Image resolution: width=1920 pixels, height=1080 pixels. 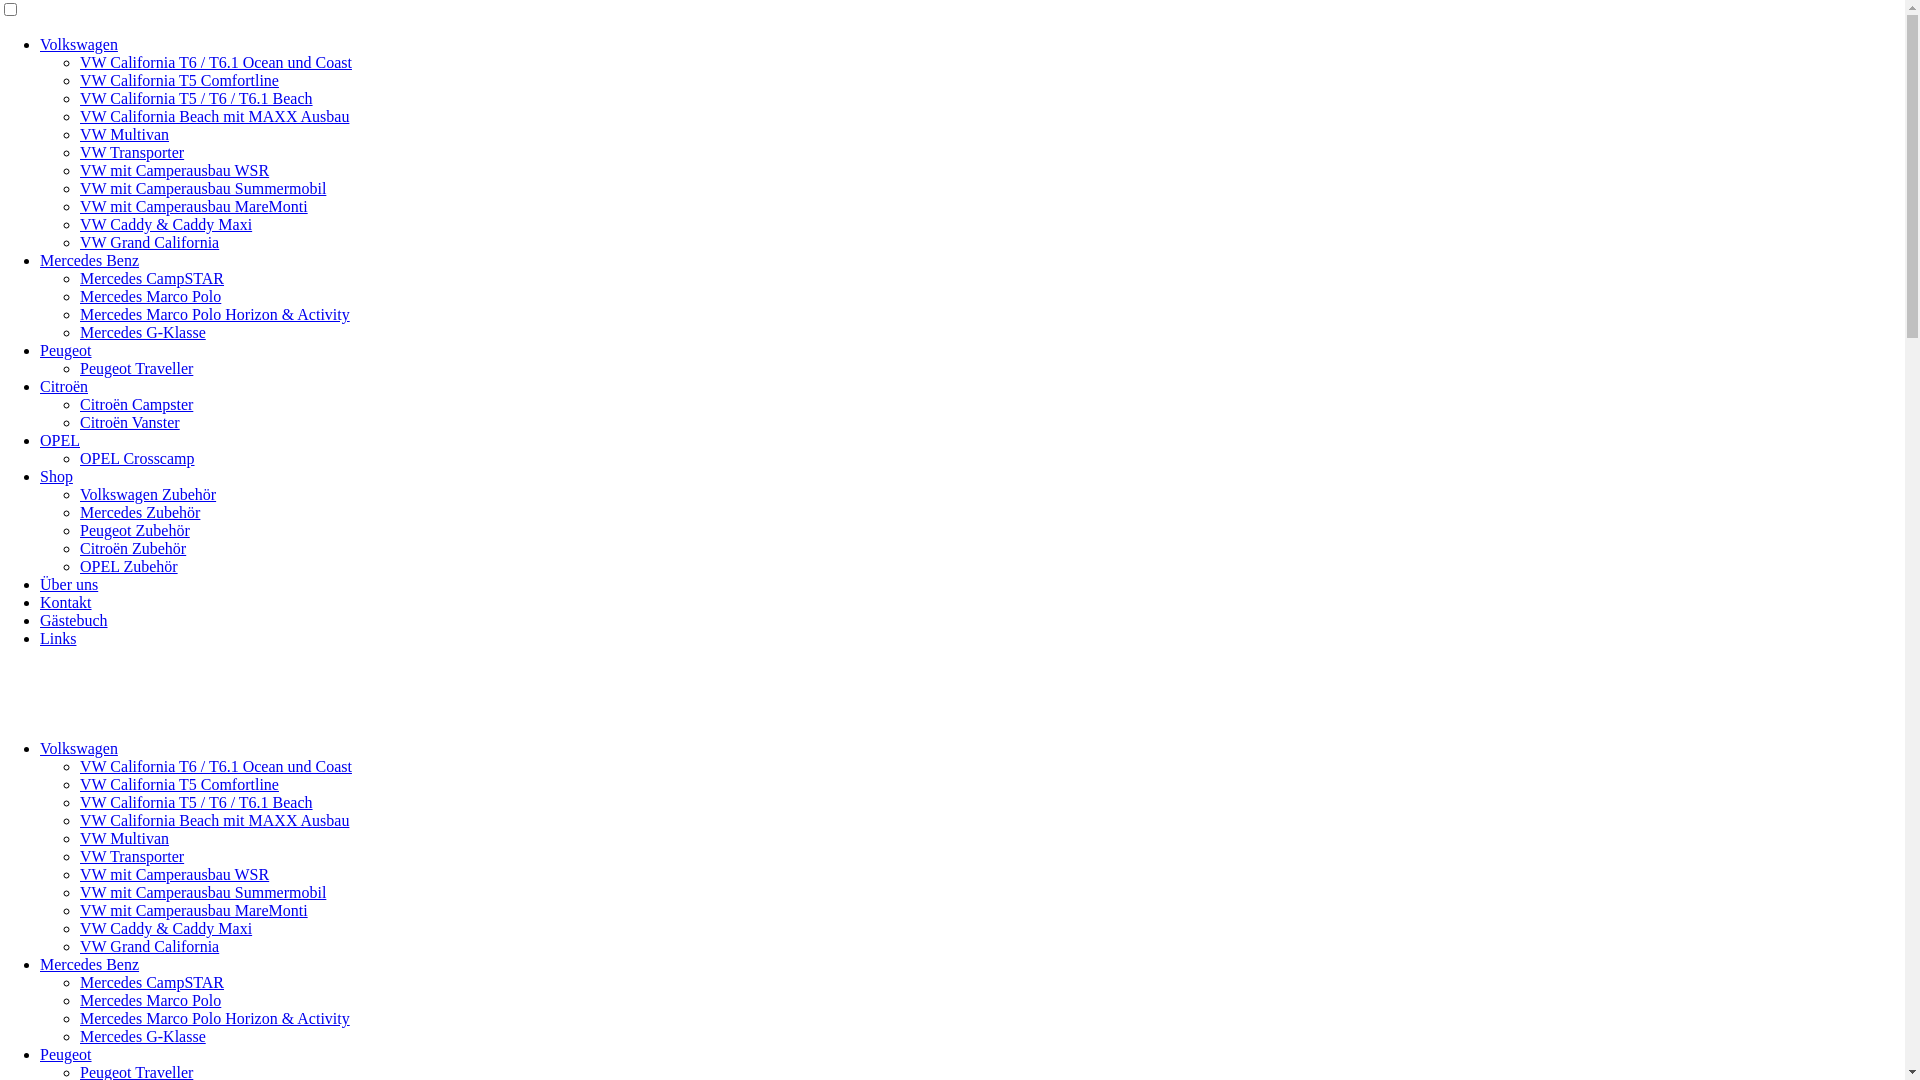 I want to click on 'VW California T5 Comfortline', so click(x=179, y=783).